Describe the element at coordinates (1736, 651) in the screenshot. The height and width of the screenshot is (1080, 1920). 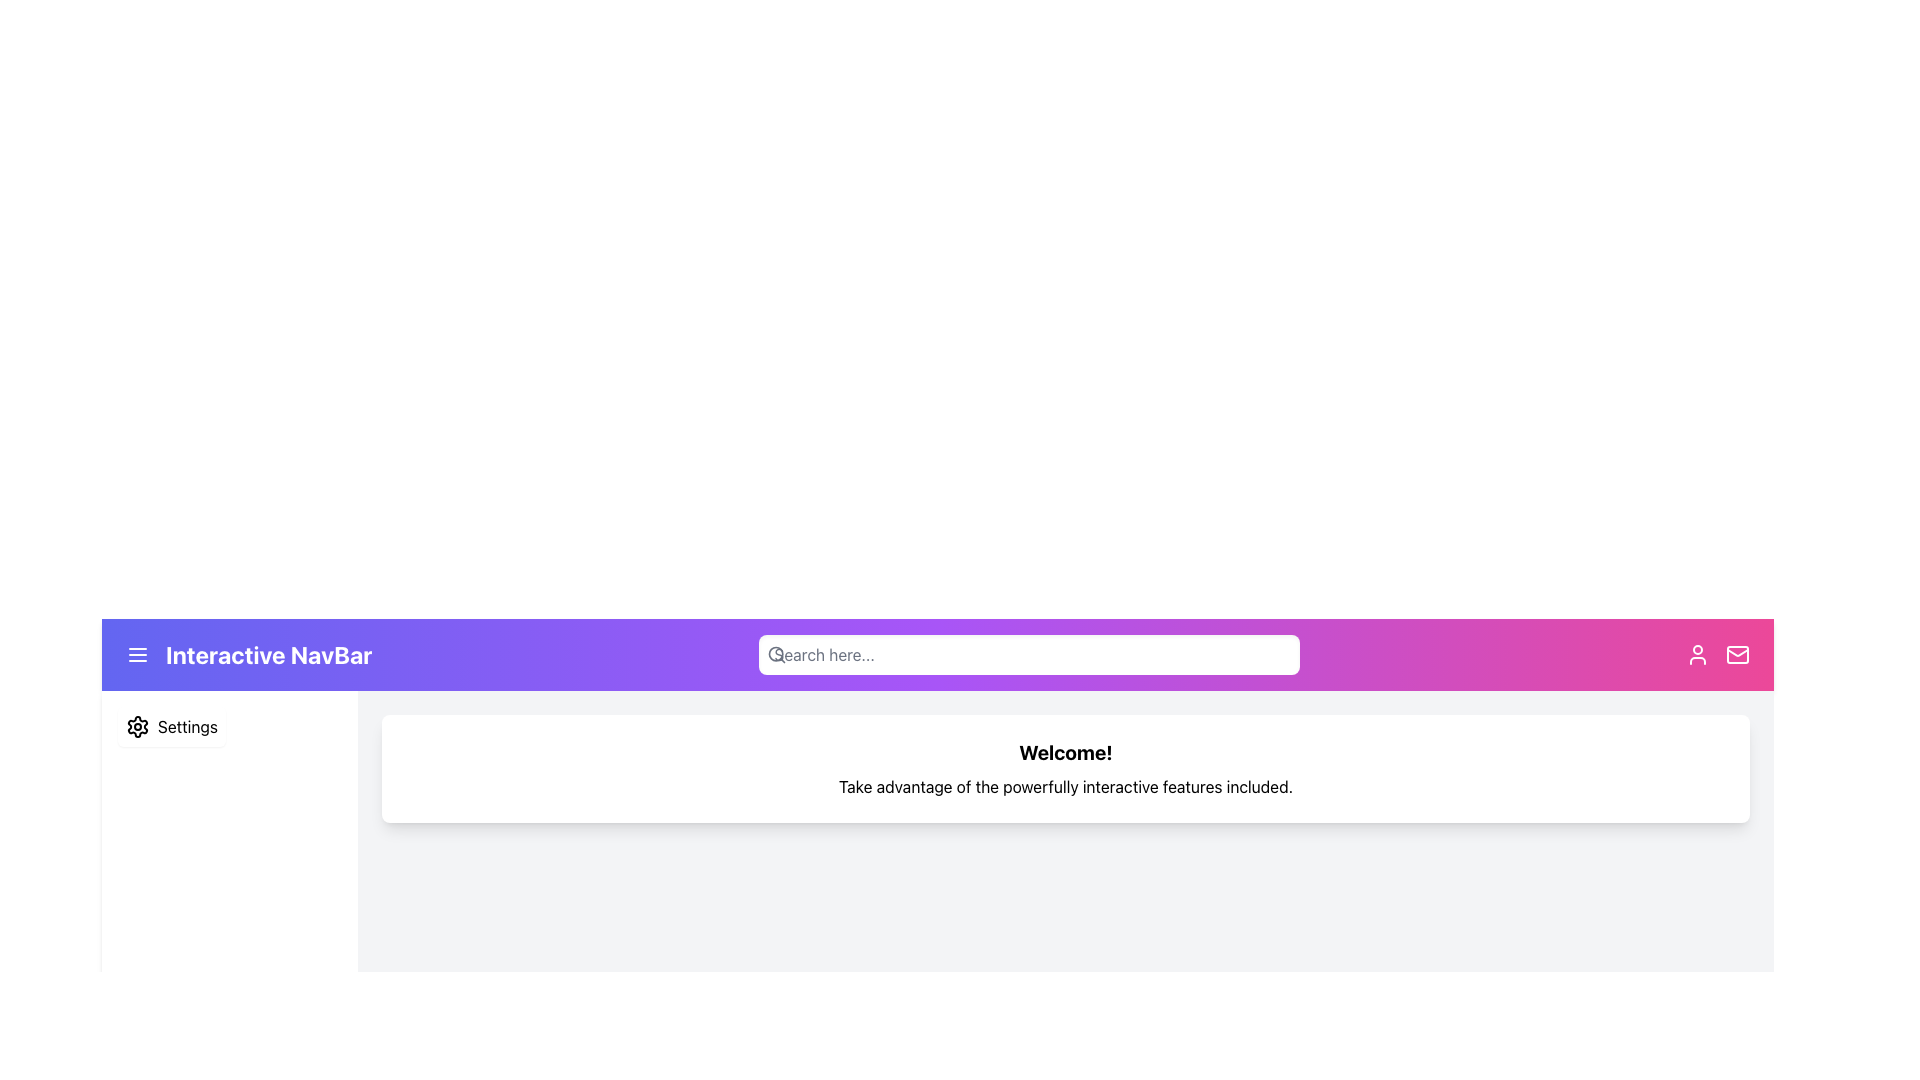
I see `the mail icon located in the navigation bar, which visually represents mail communication functionalities` at that location.